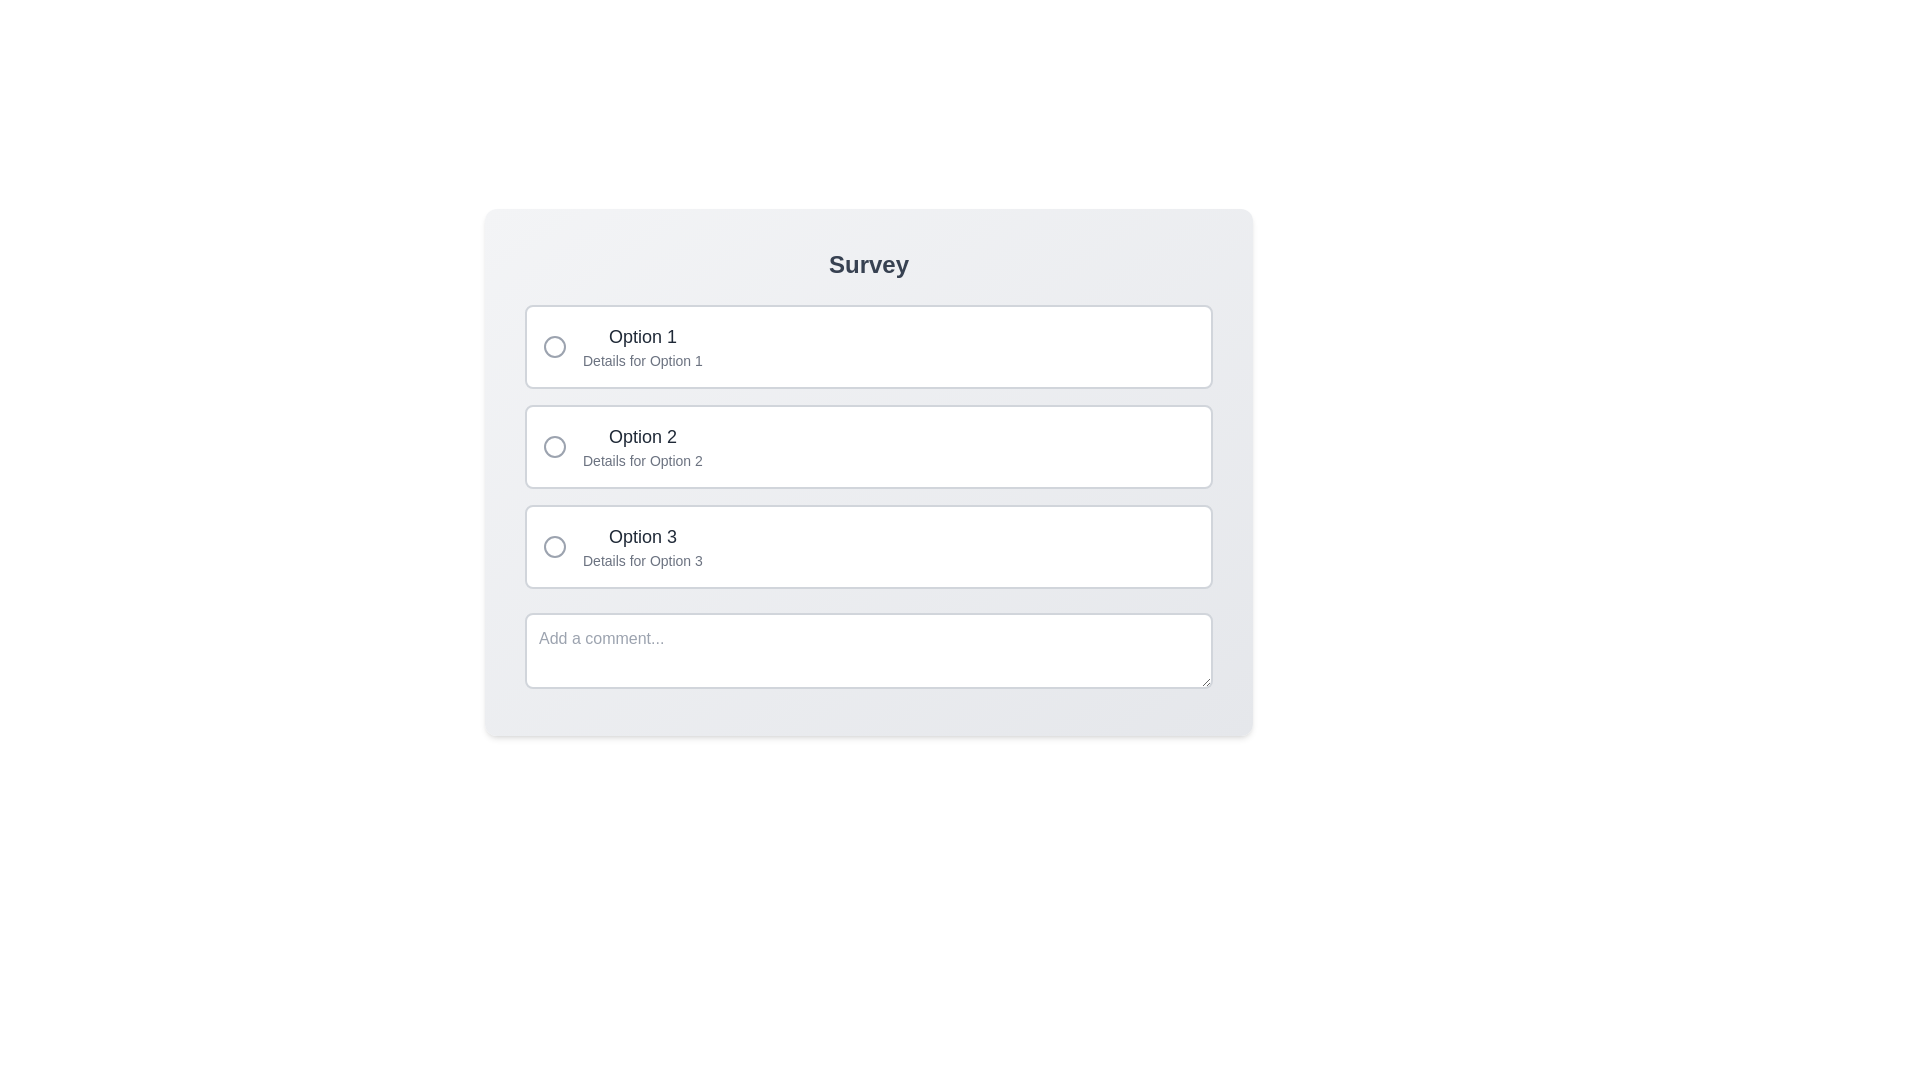 Image resolution: width=1920 pixels, height=1080 pixels. I want to click on the 'Option 1' text block, which presents a selectable option with details, so click(643, 346).